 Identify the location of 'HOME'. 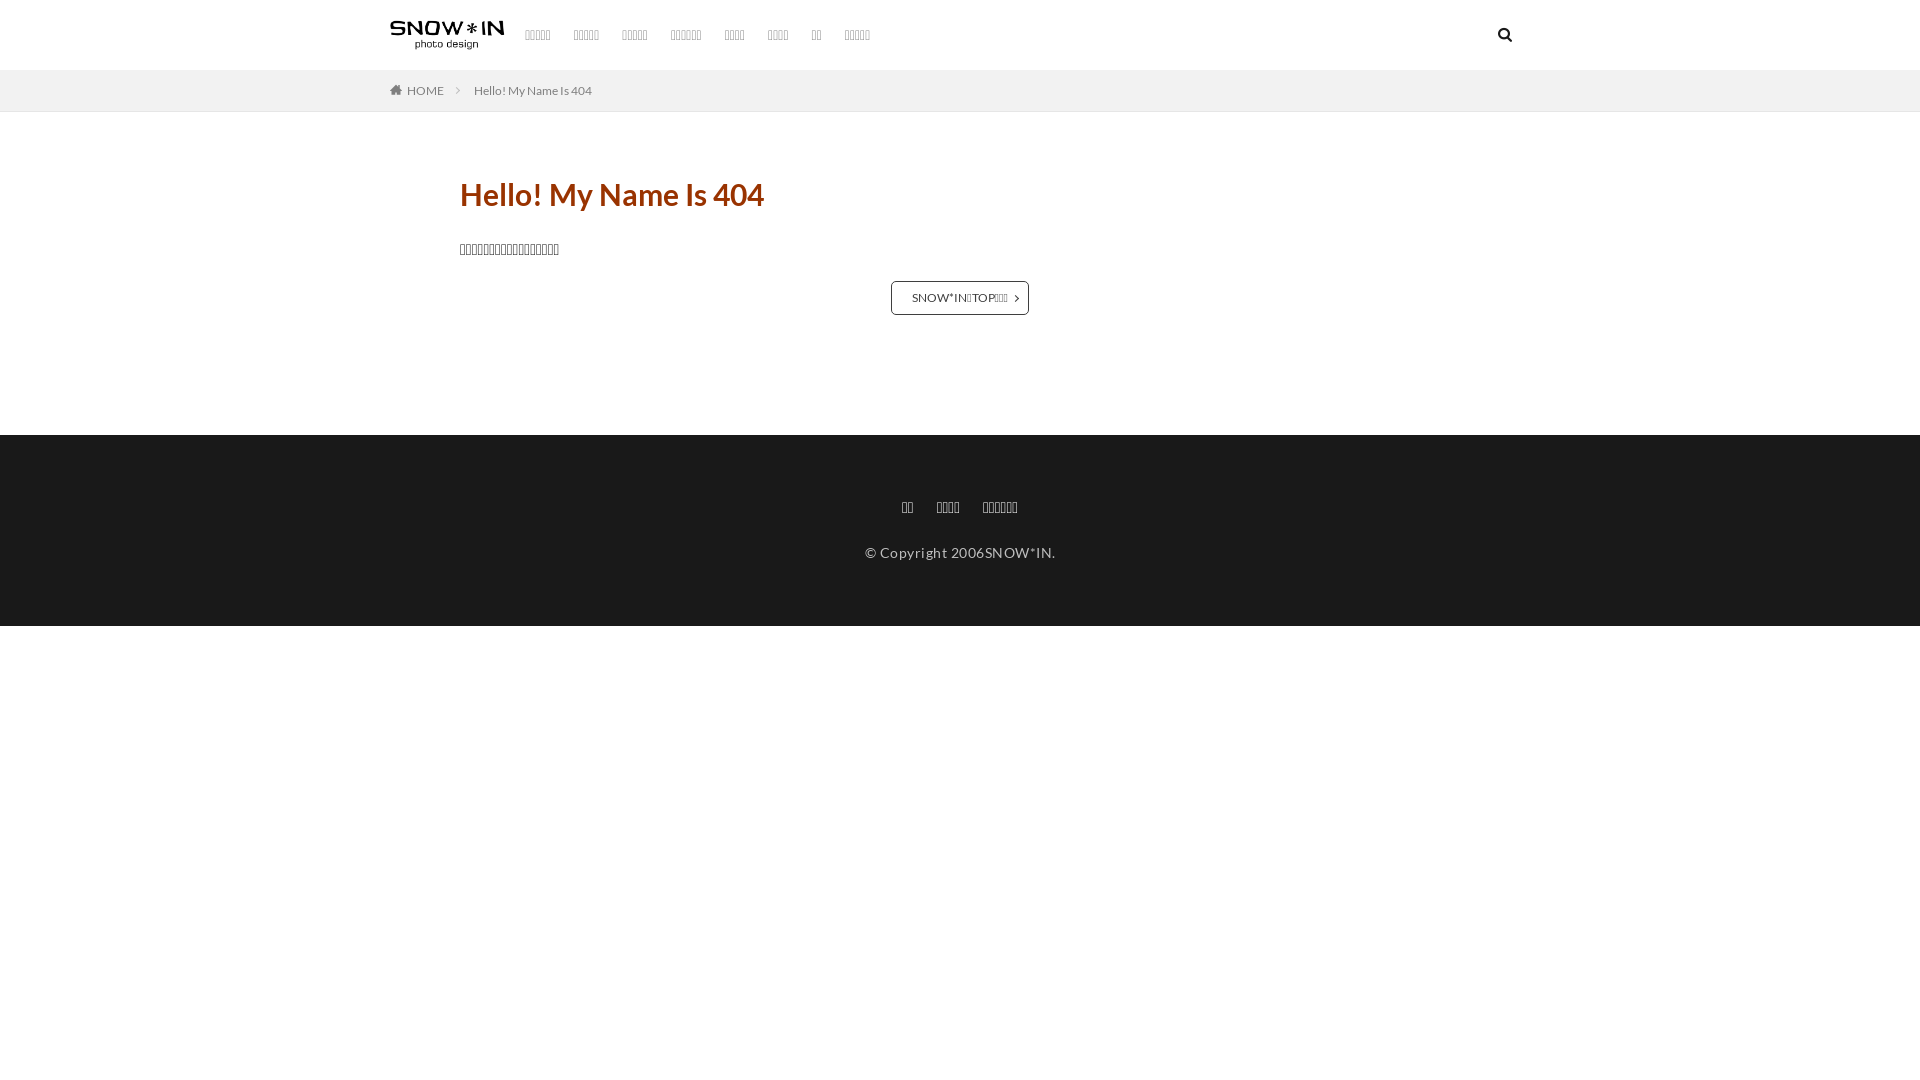
(424, 90).